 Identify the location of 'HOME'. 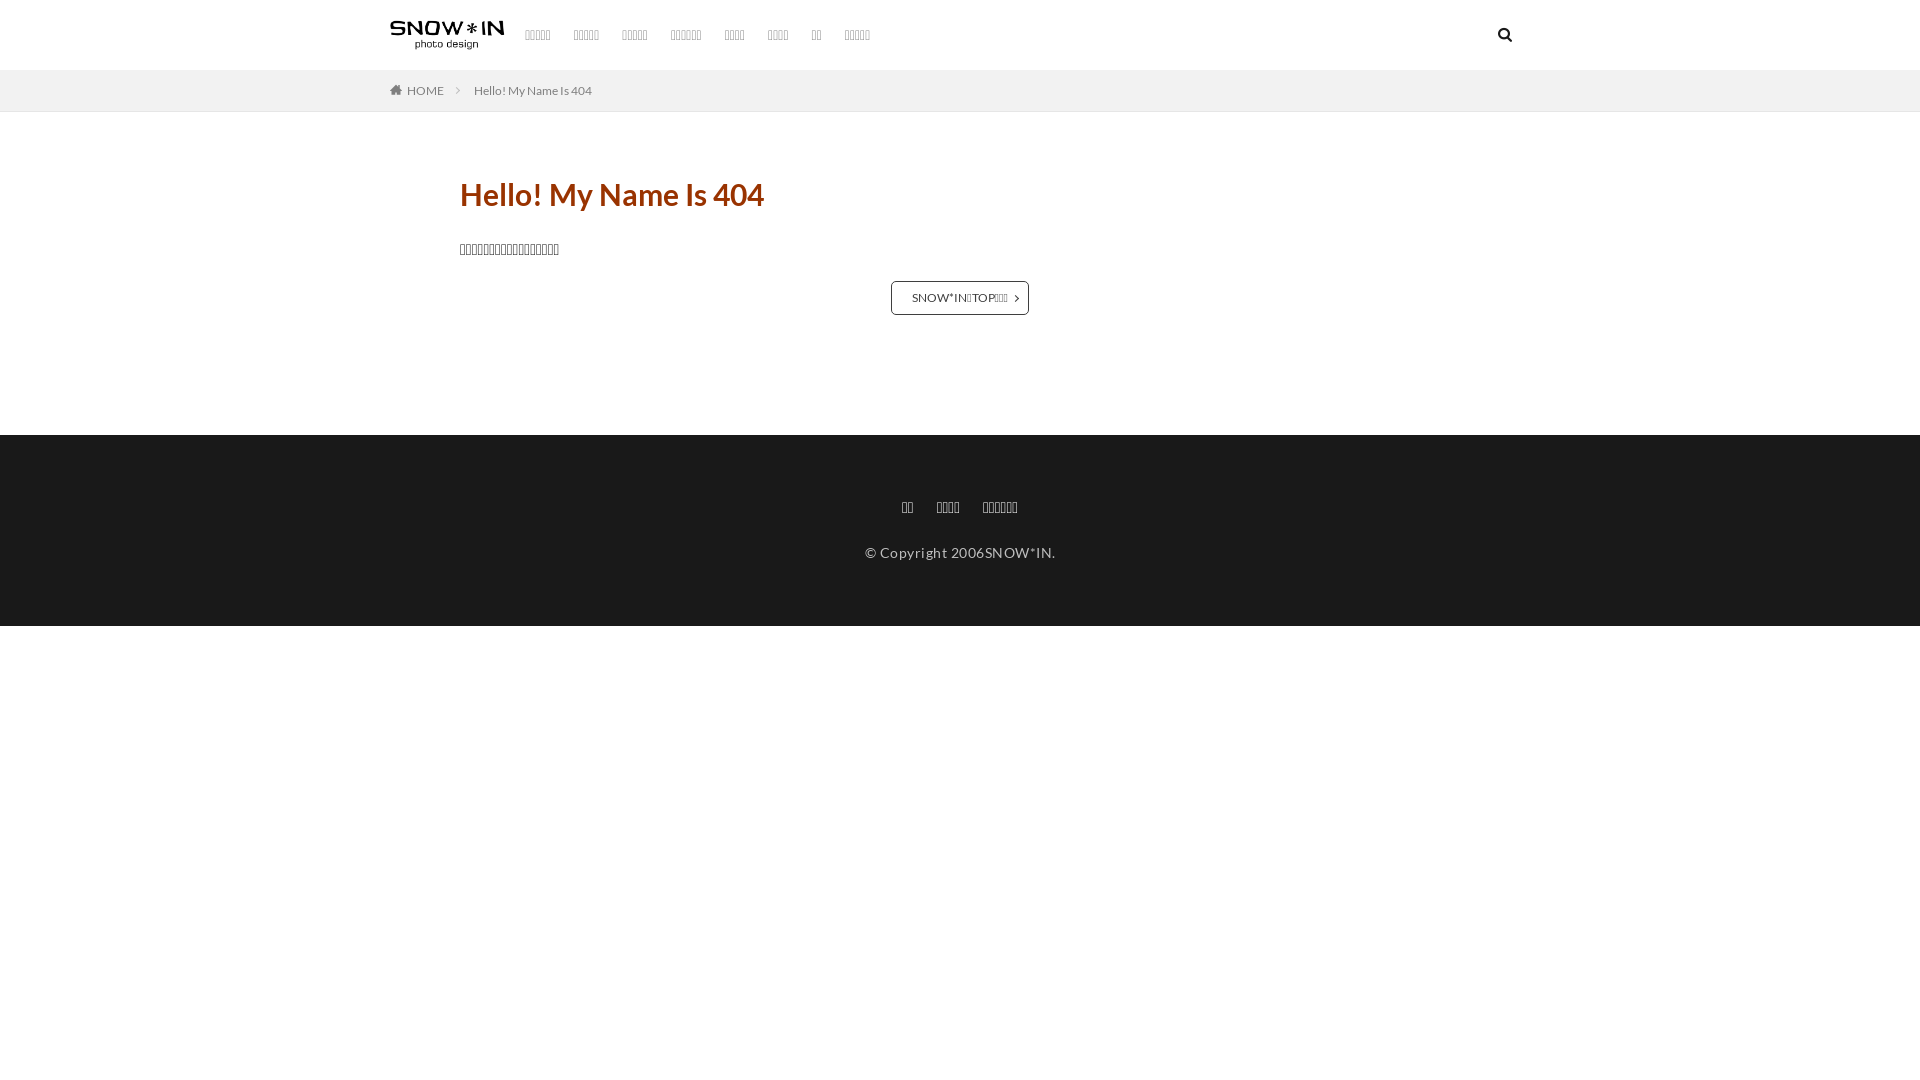
(424, 90).